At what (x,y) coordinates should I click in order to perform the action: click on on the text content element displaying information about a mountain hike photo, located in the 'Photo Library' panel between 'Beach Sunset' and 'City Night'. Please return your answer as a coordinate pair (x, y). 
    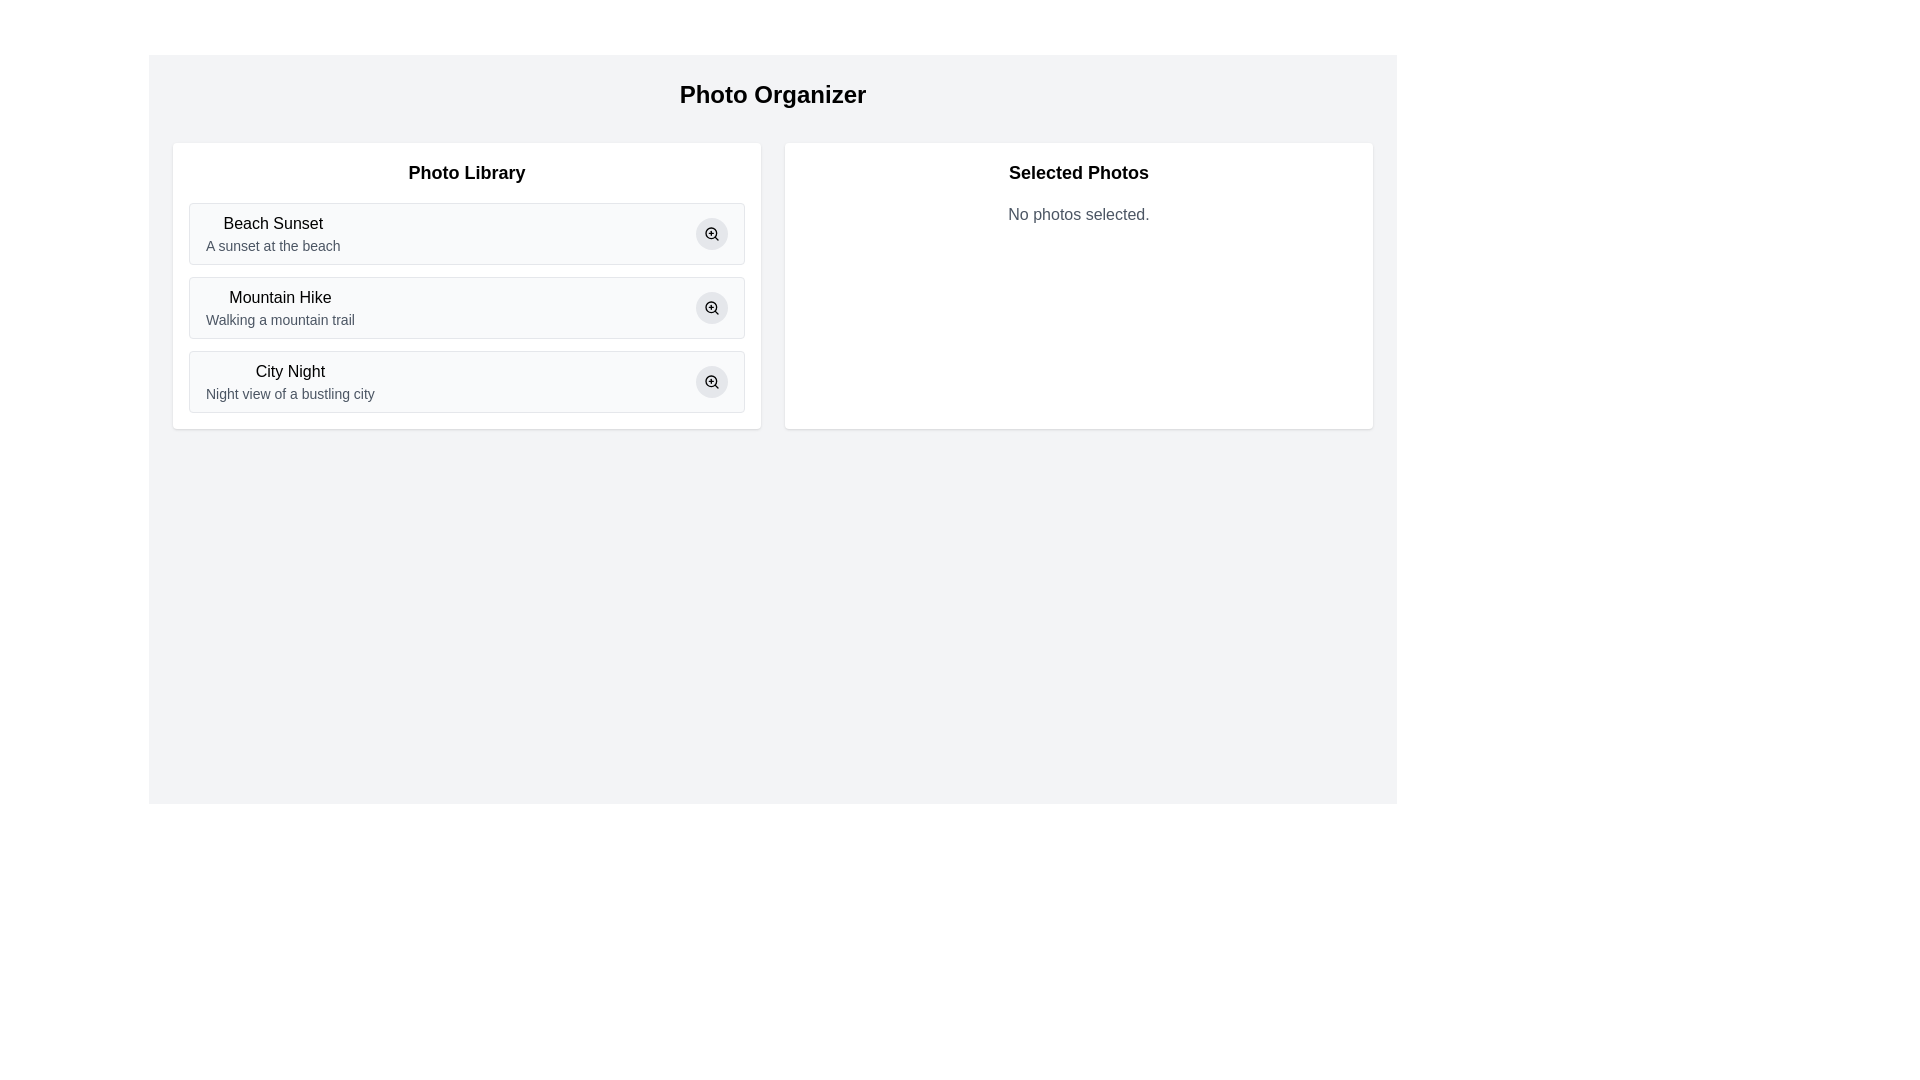
    Looking at the image, I should click on (279, 308).